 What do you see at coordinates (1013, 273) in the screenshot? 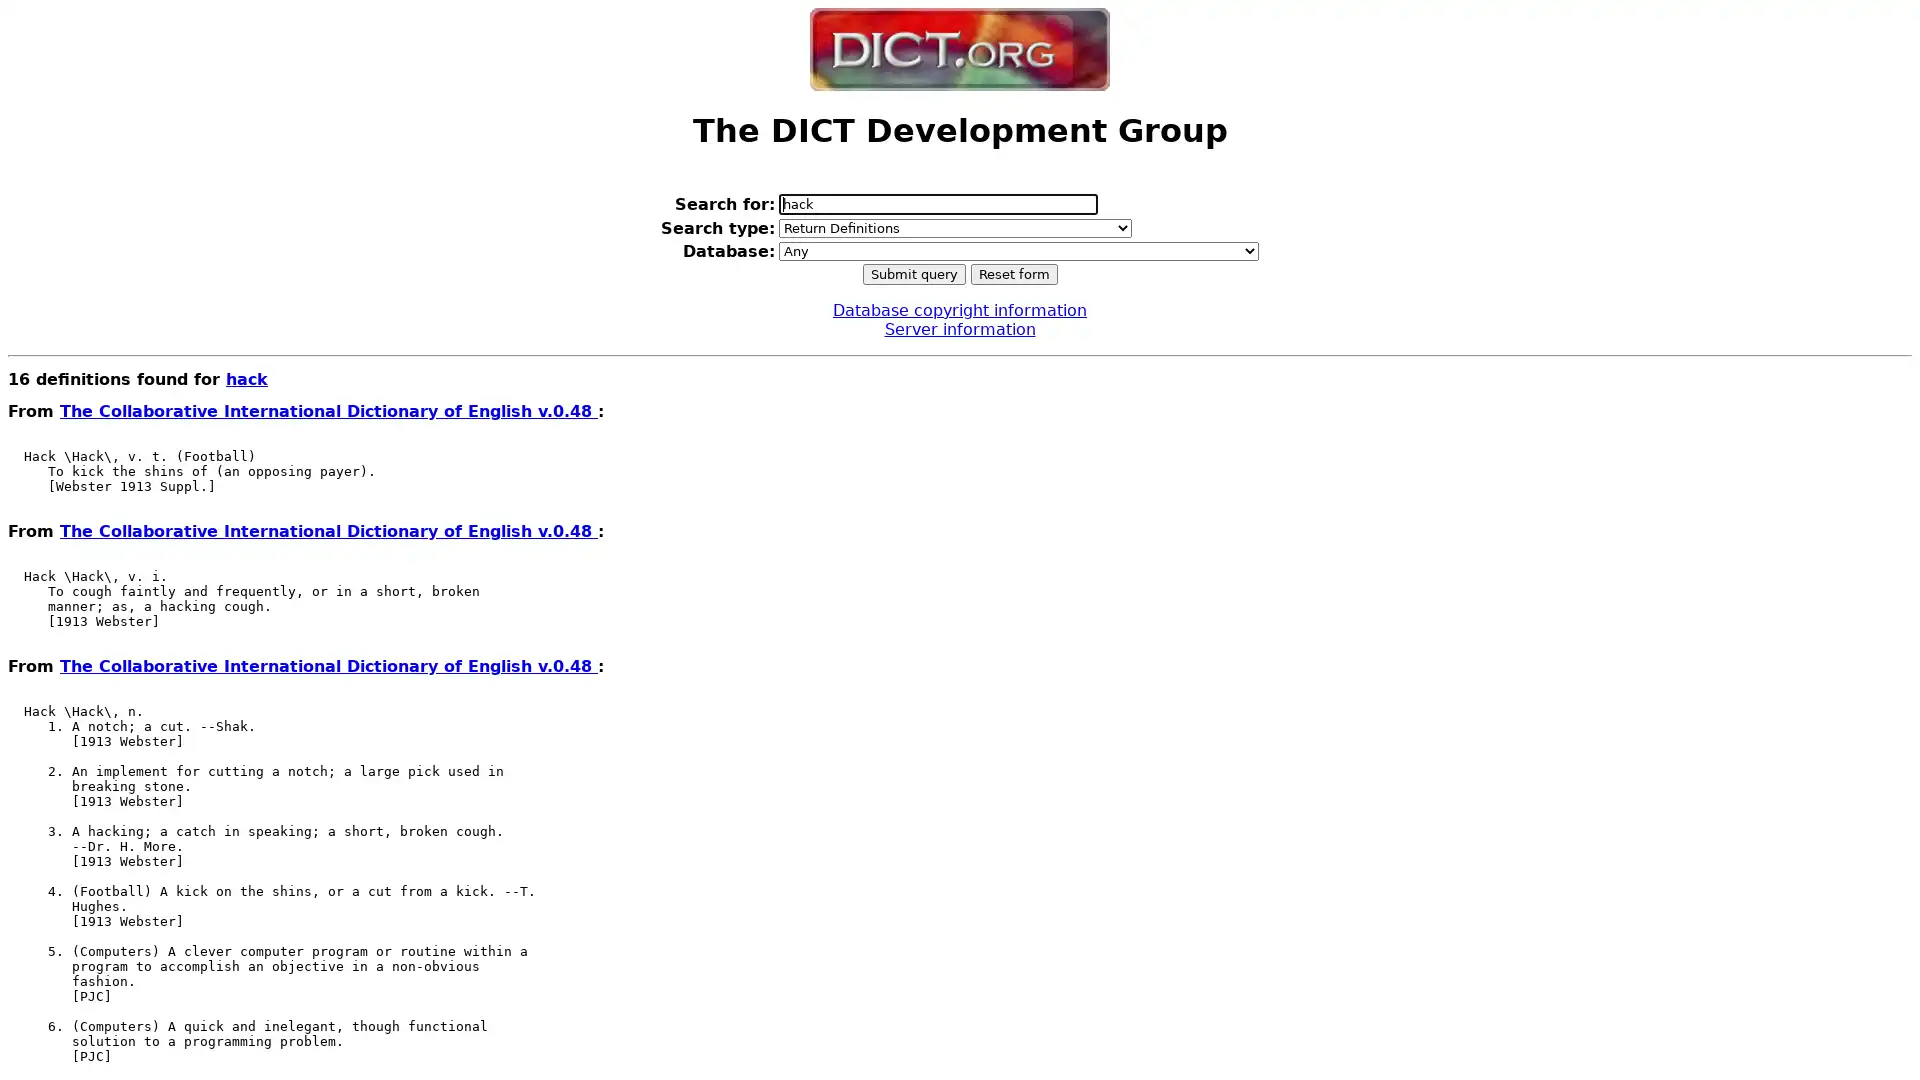
I see `Reset form` at bounding box center [1013, 273].